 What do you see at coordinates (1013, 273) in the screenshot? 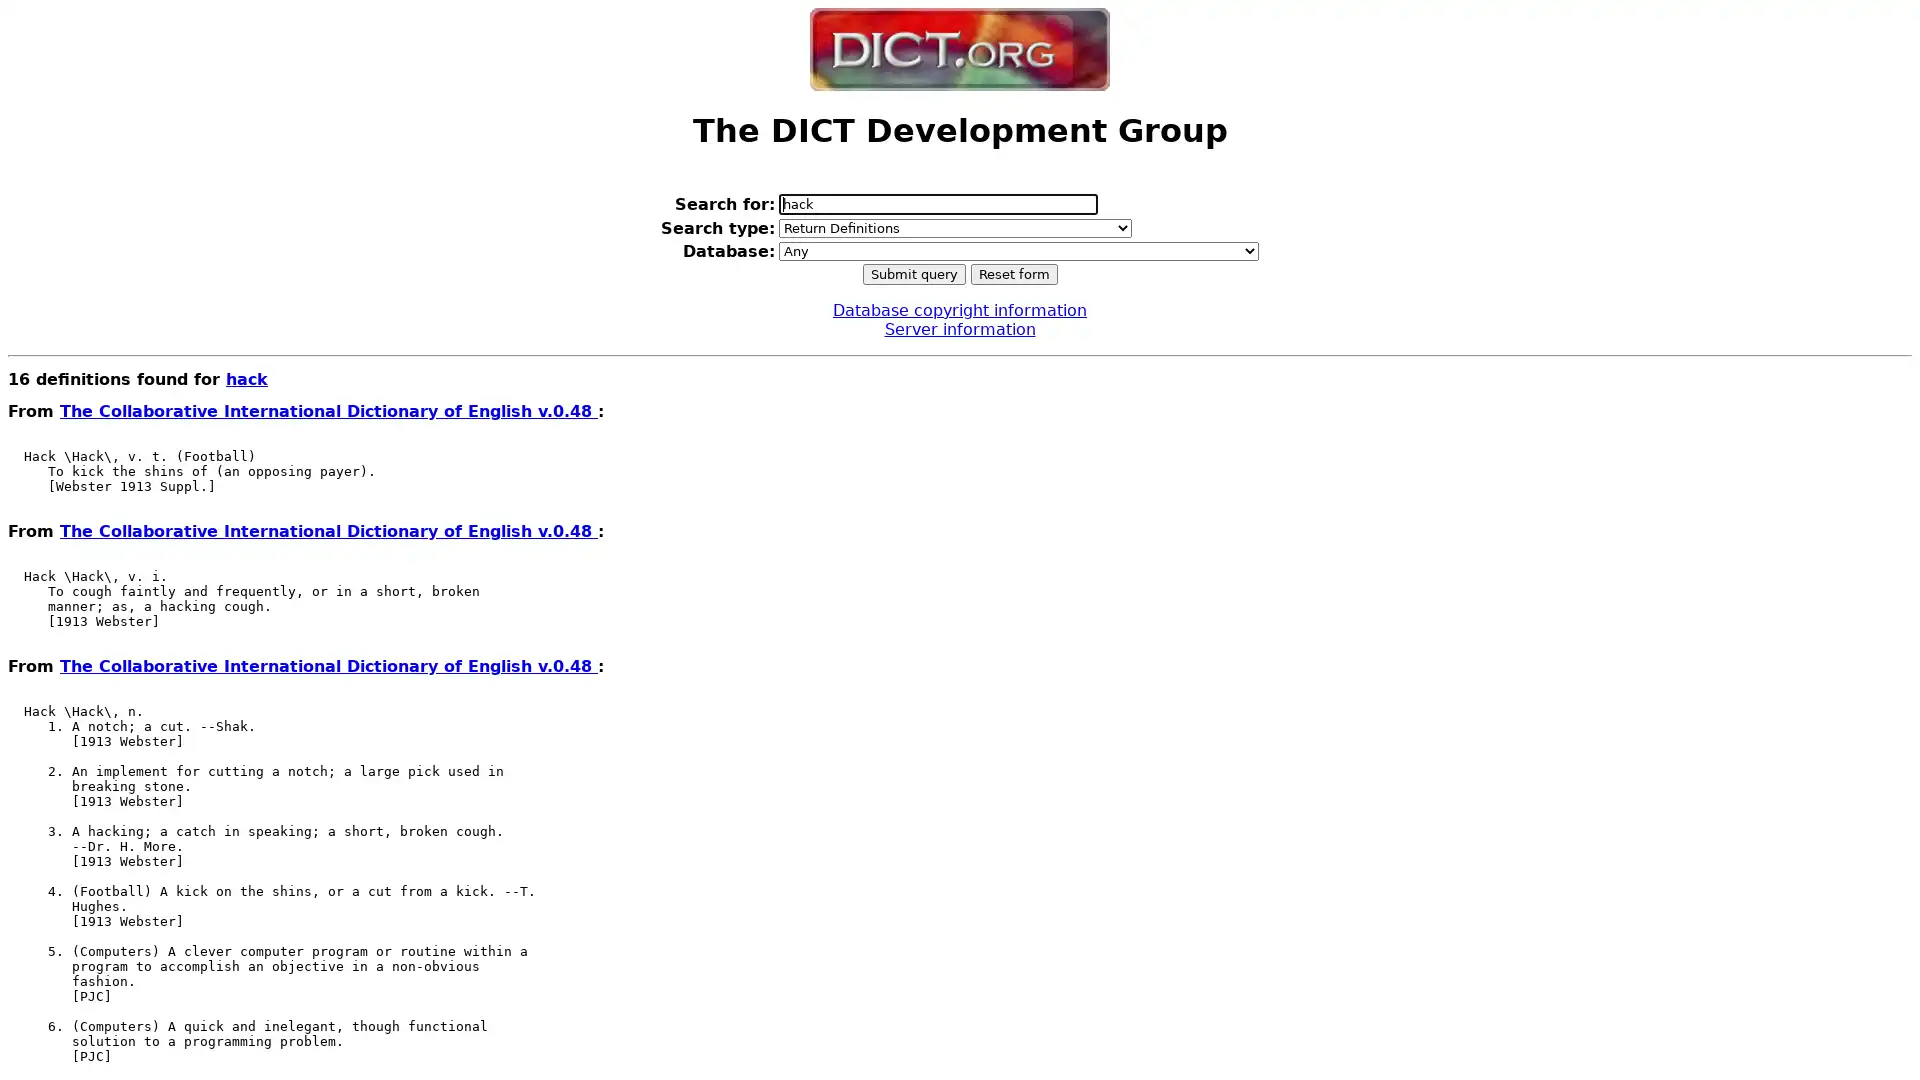
I see `Reset form` at bounding box center [1013, 273].